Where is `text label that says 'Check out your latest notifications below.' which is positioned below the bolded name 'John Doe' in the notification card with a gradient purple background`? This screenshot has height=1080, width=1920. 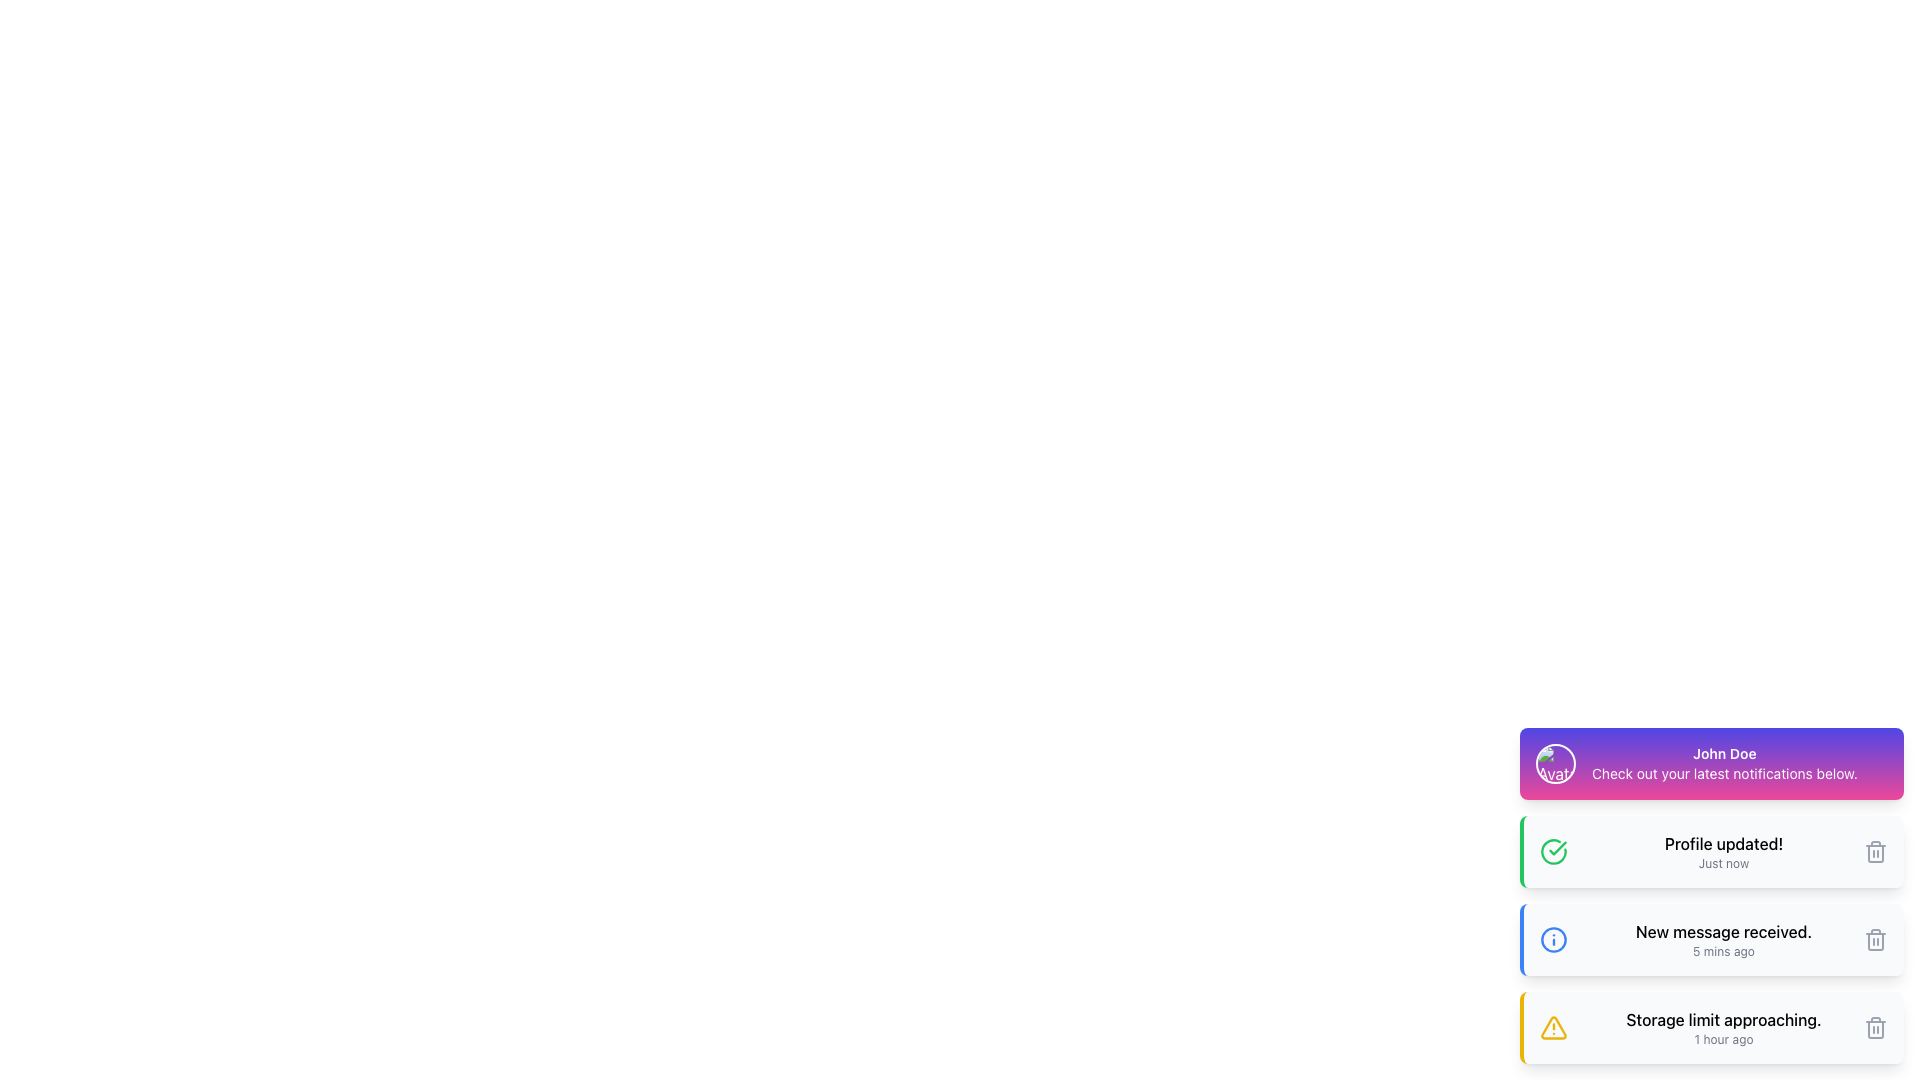
text label that says 'Check out your latest notifications below.' which is positioned below the bolded name 'John Doe' in the notification card with a gradient purple background is located at coordinates (1723, 773).